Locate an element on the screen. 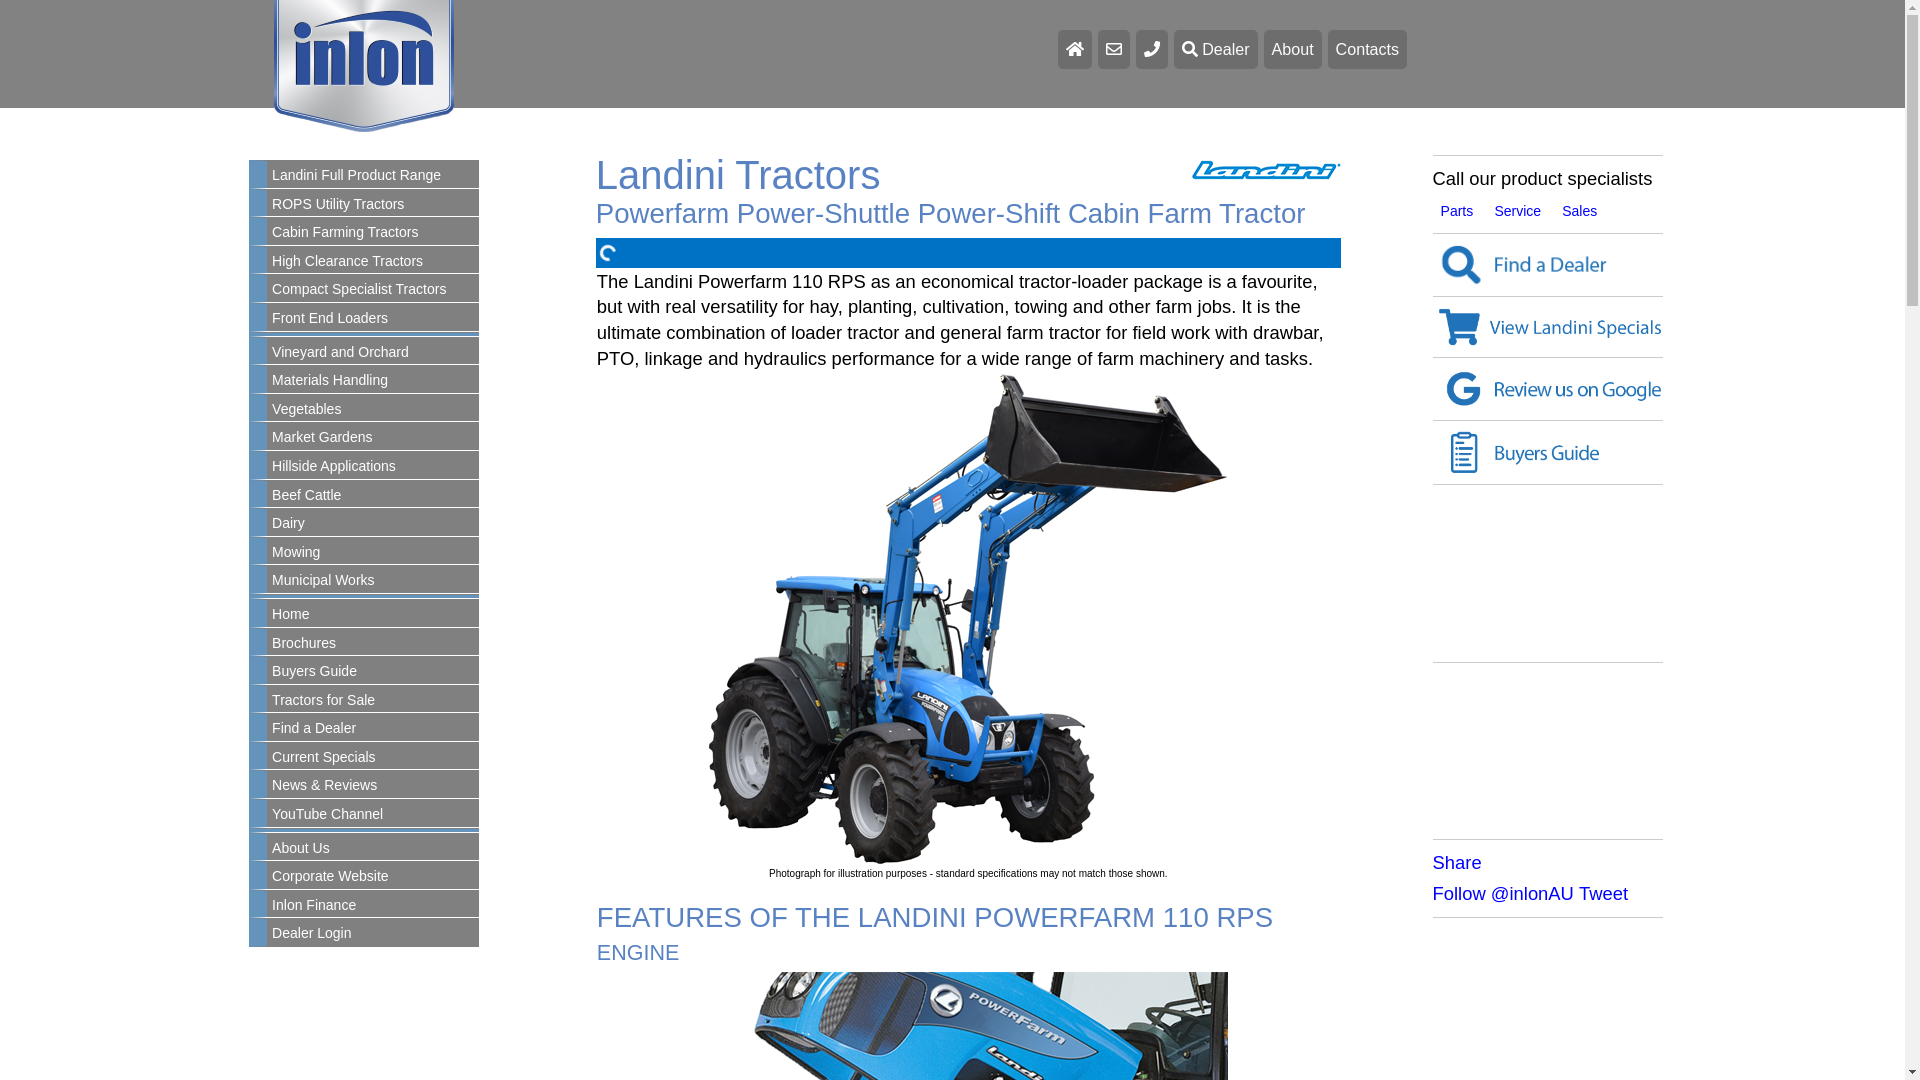 The width and height of the screenshot is (1920, 1080). 'High Clearance Tractors' is located at coordinates (373, 261).